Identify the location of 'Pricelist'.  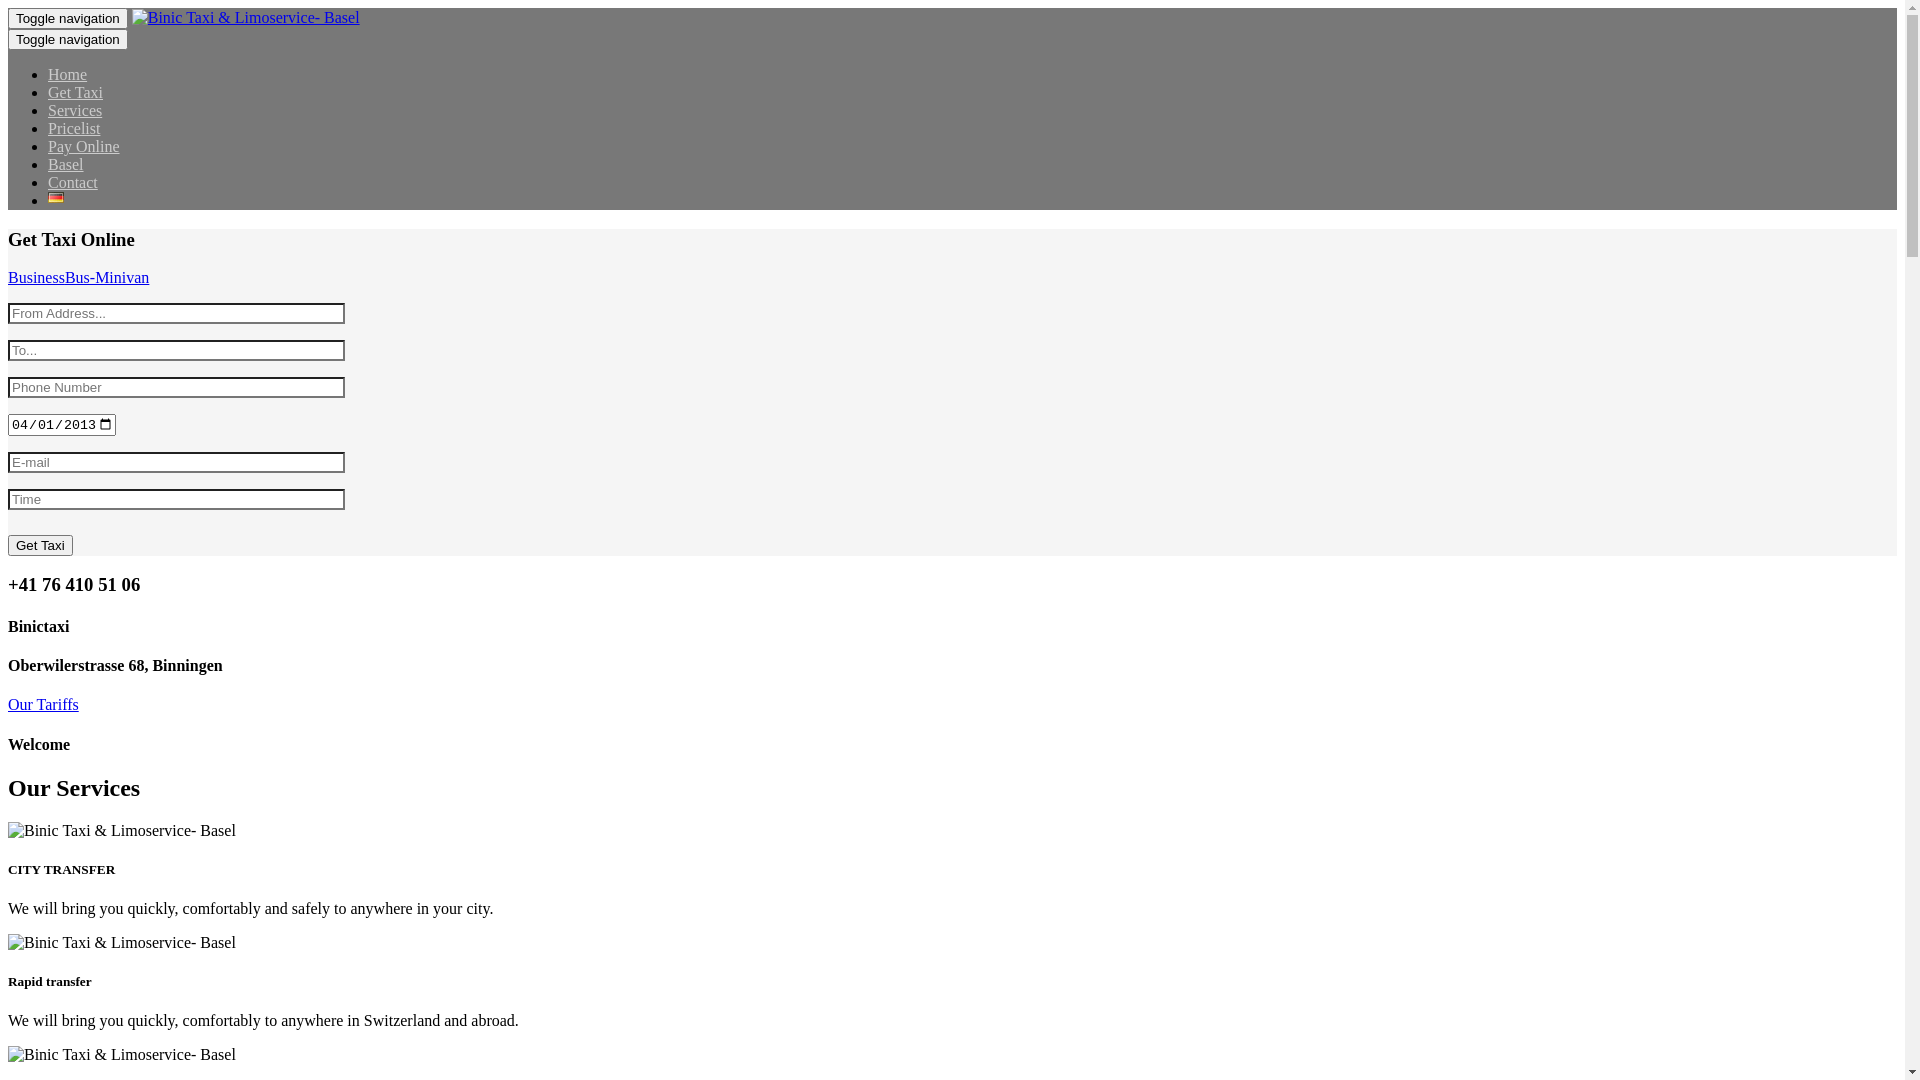
(48, 128).